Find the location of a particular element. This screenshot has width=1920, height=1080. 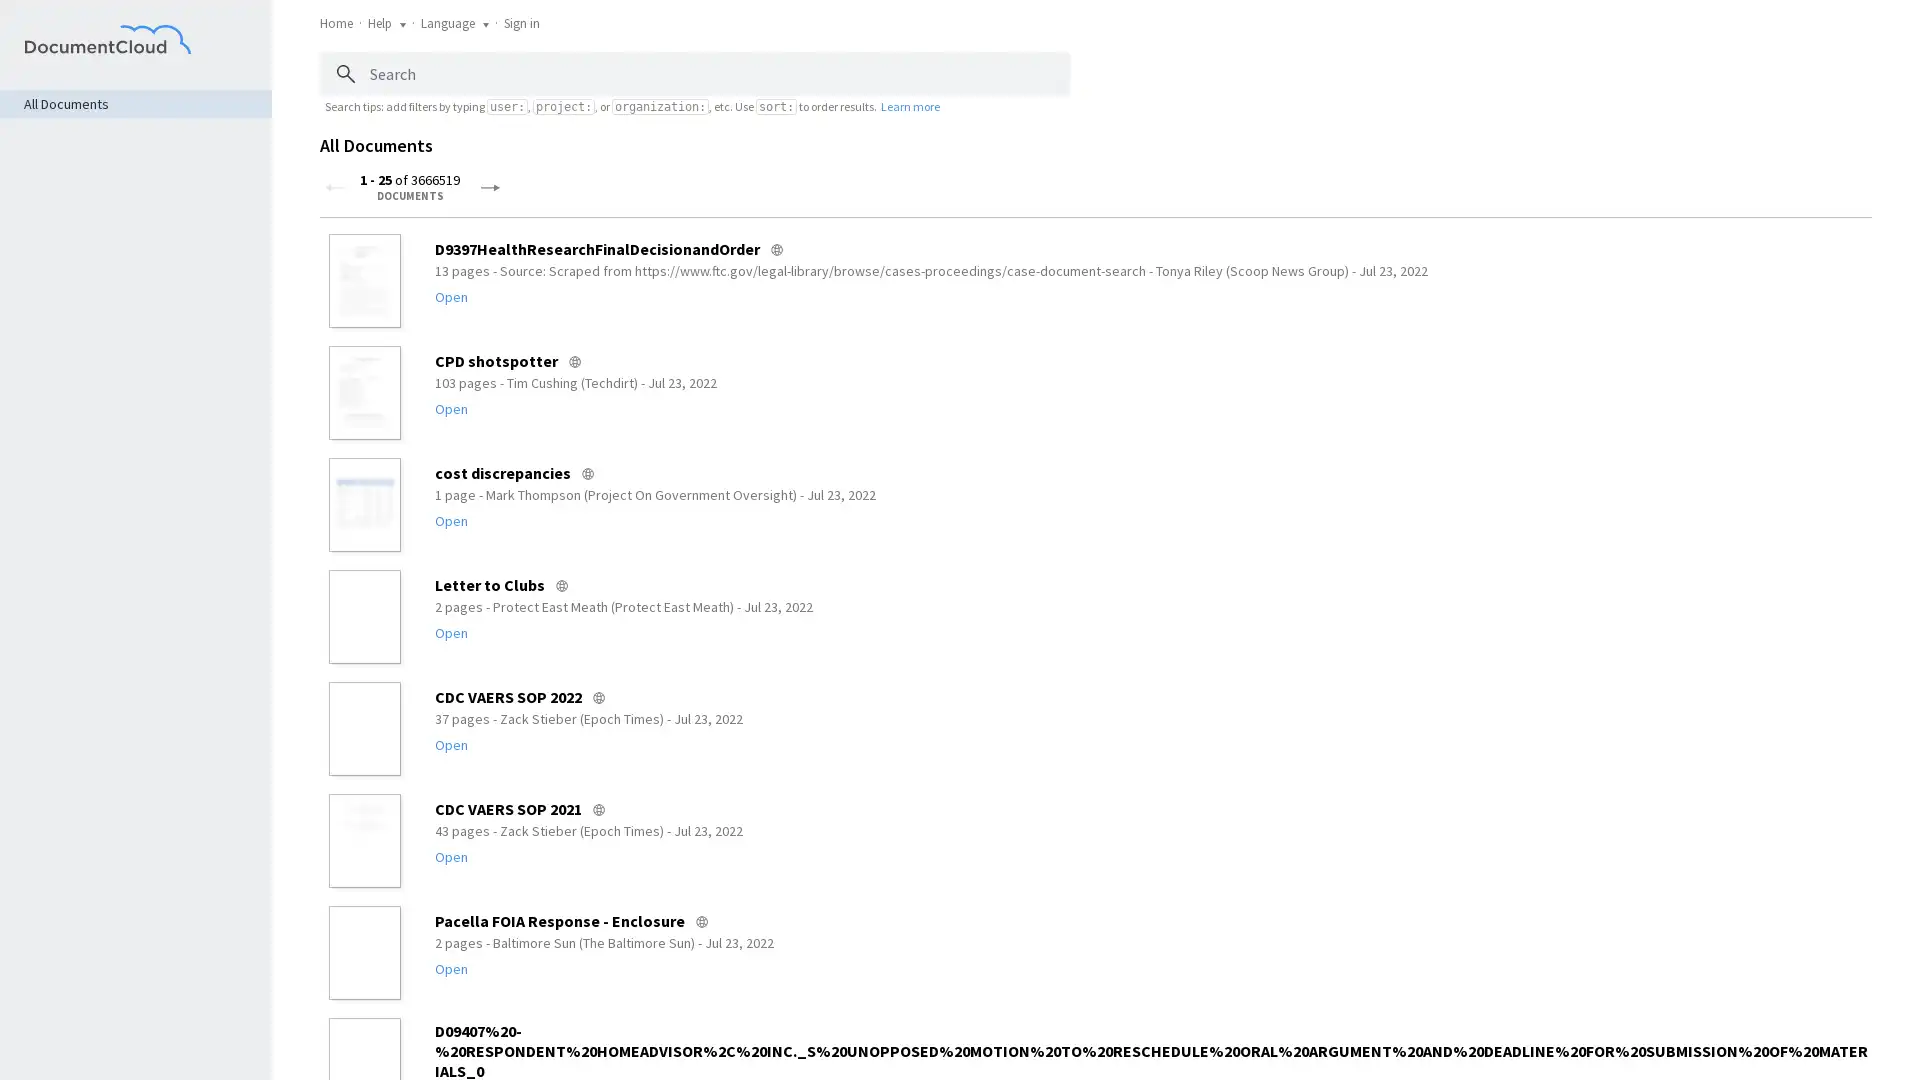

Learn more is located at coordinates (909, 105).